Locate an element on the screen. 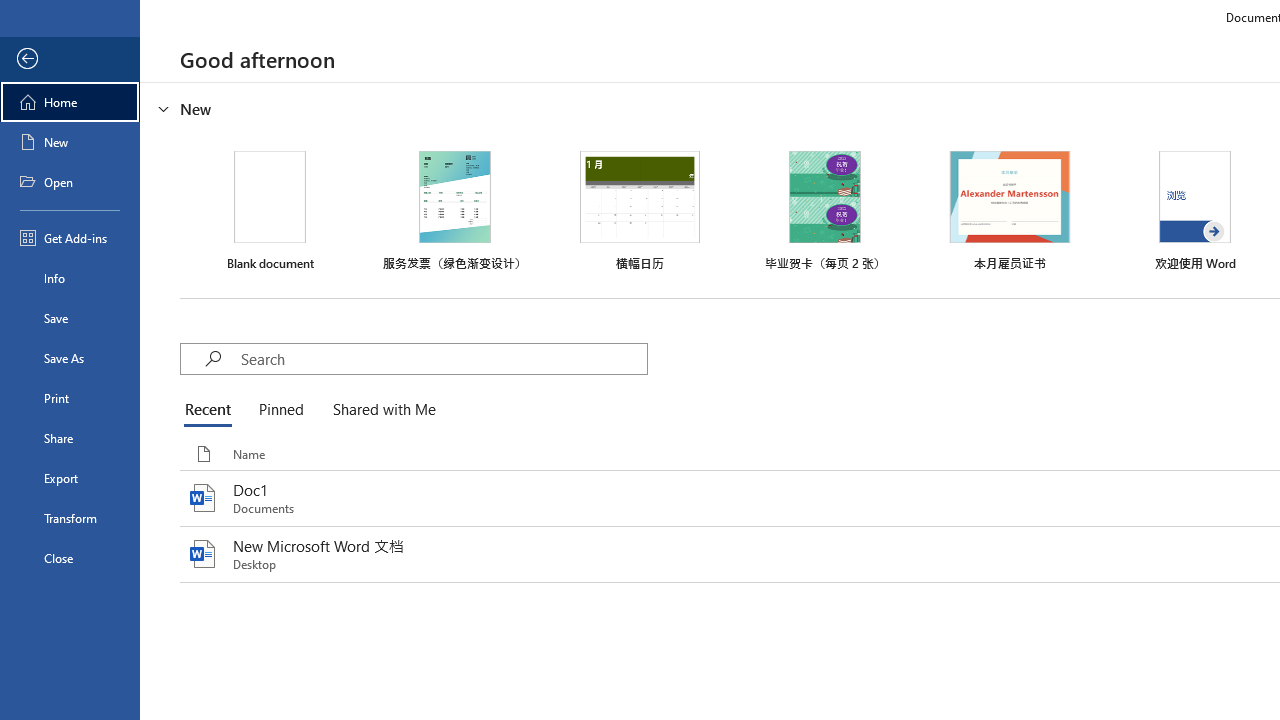 This screenshot has height=720, width=1280. 'Save' is located at coordinates (69, 316).